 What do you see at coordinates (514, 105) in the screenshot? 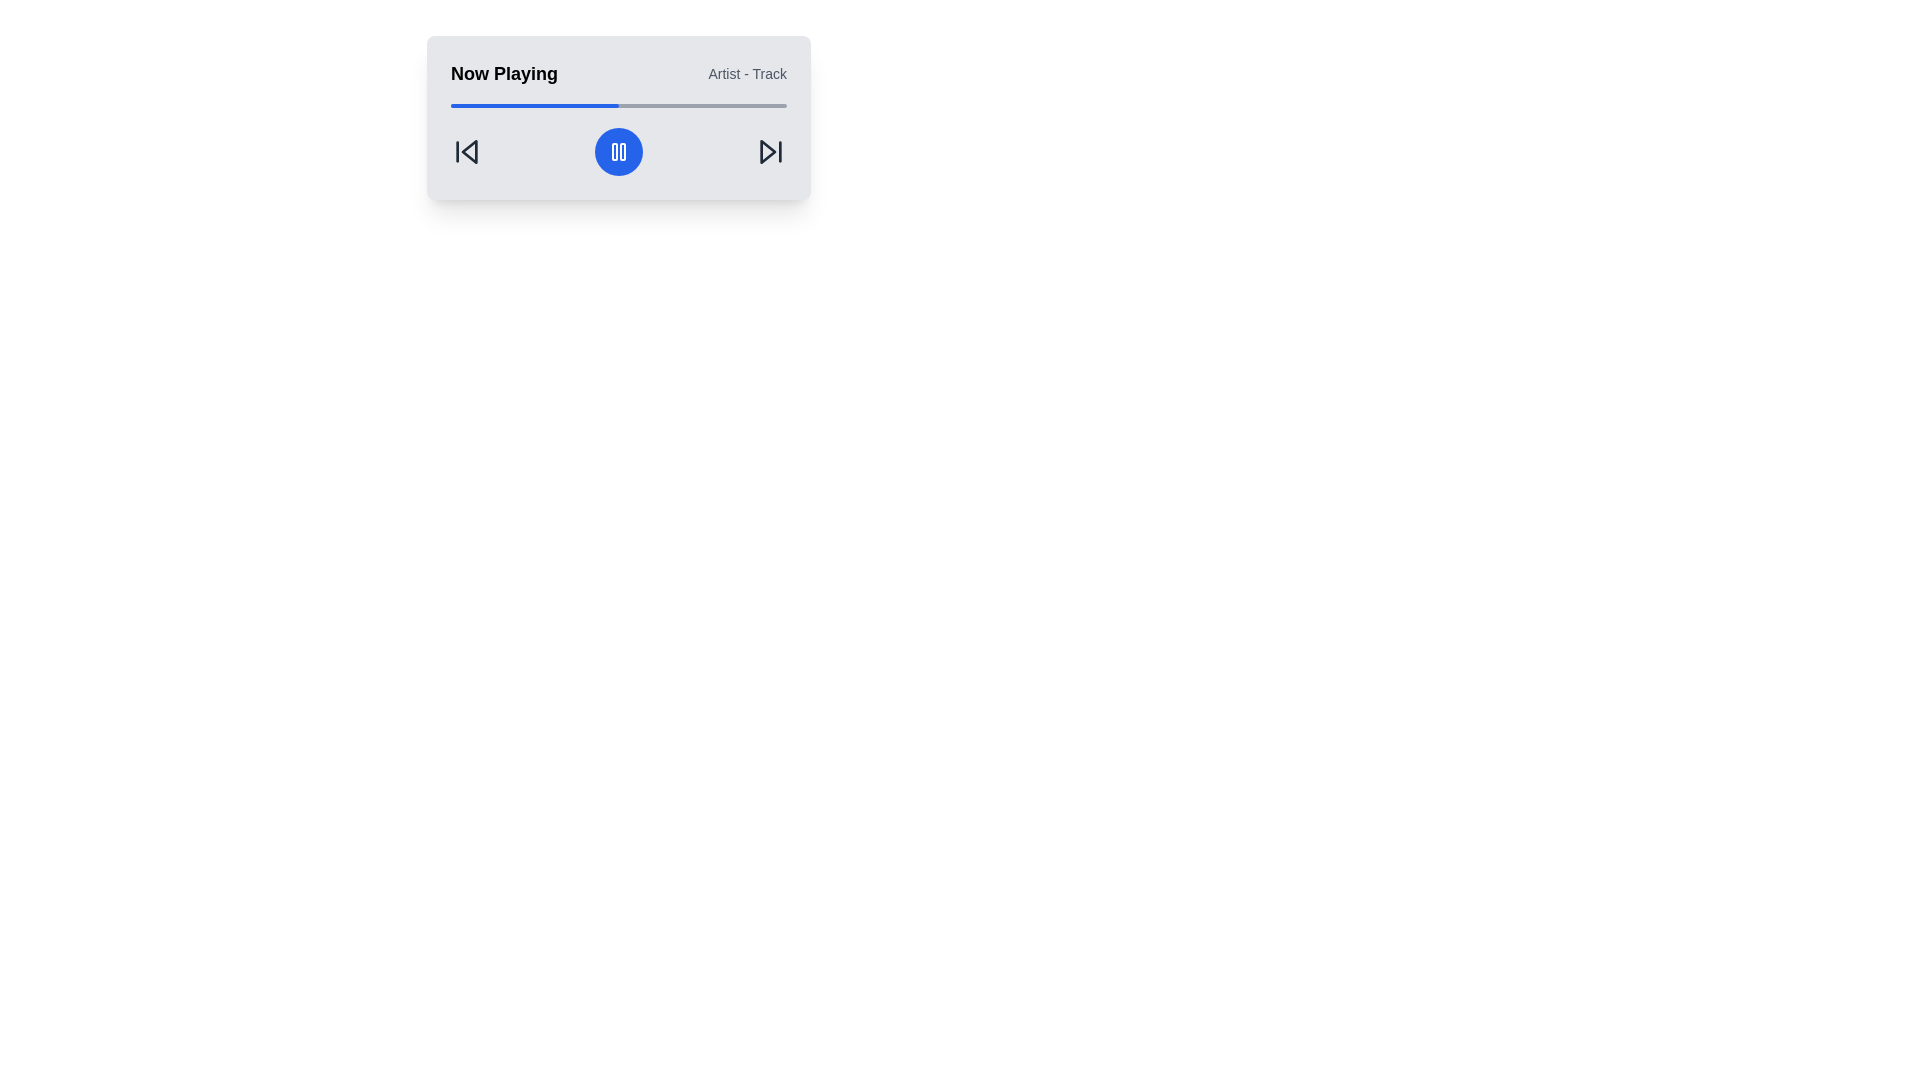
I see `the progress of the bar` at bounding box center [514, 105].